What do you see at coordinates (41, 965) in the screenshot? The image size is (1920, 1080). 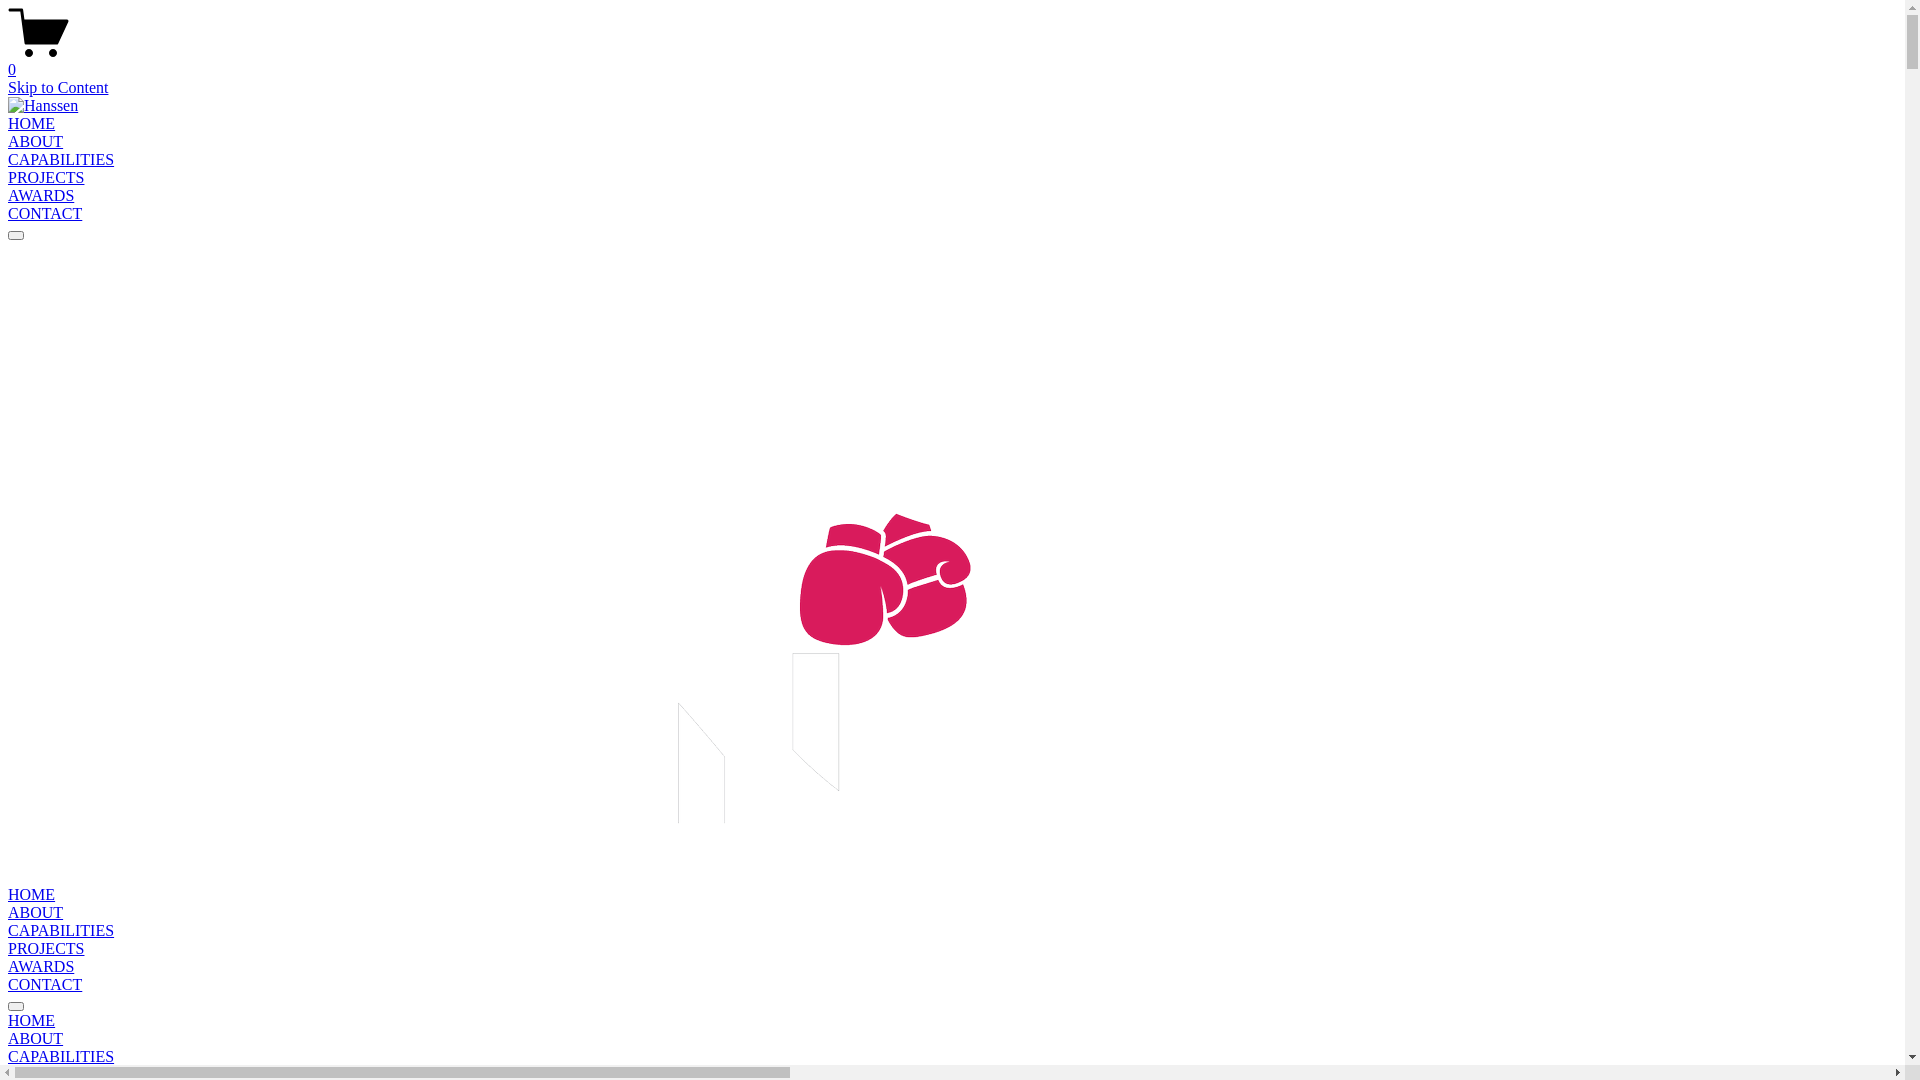 I see `'AWARDS'` at bounding box center [41, 965].